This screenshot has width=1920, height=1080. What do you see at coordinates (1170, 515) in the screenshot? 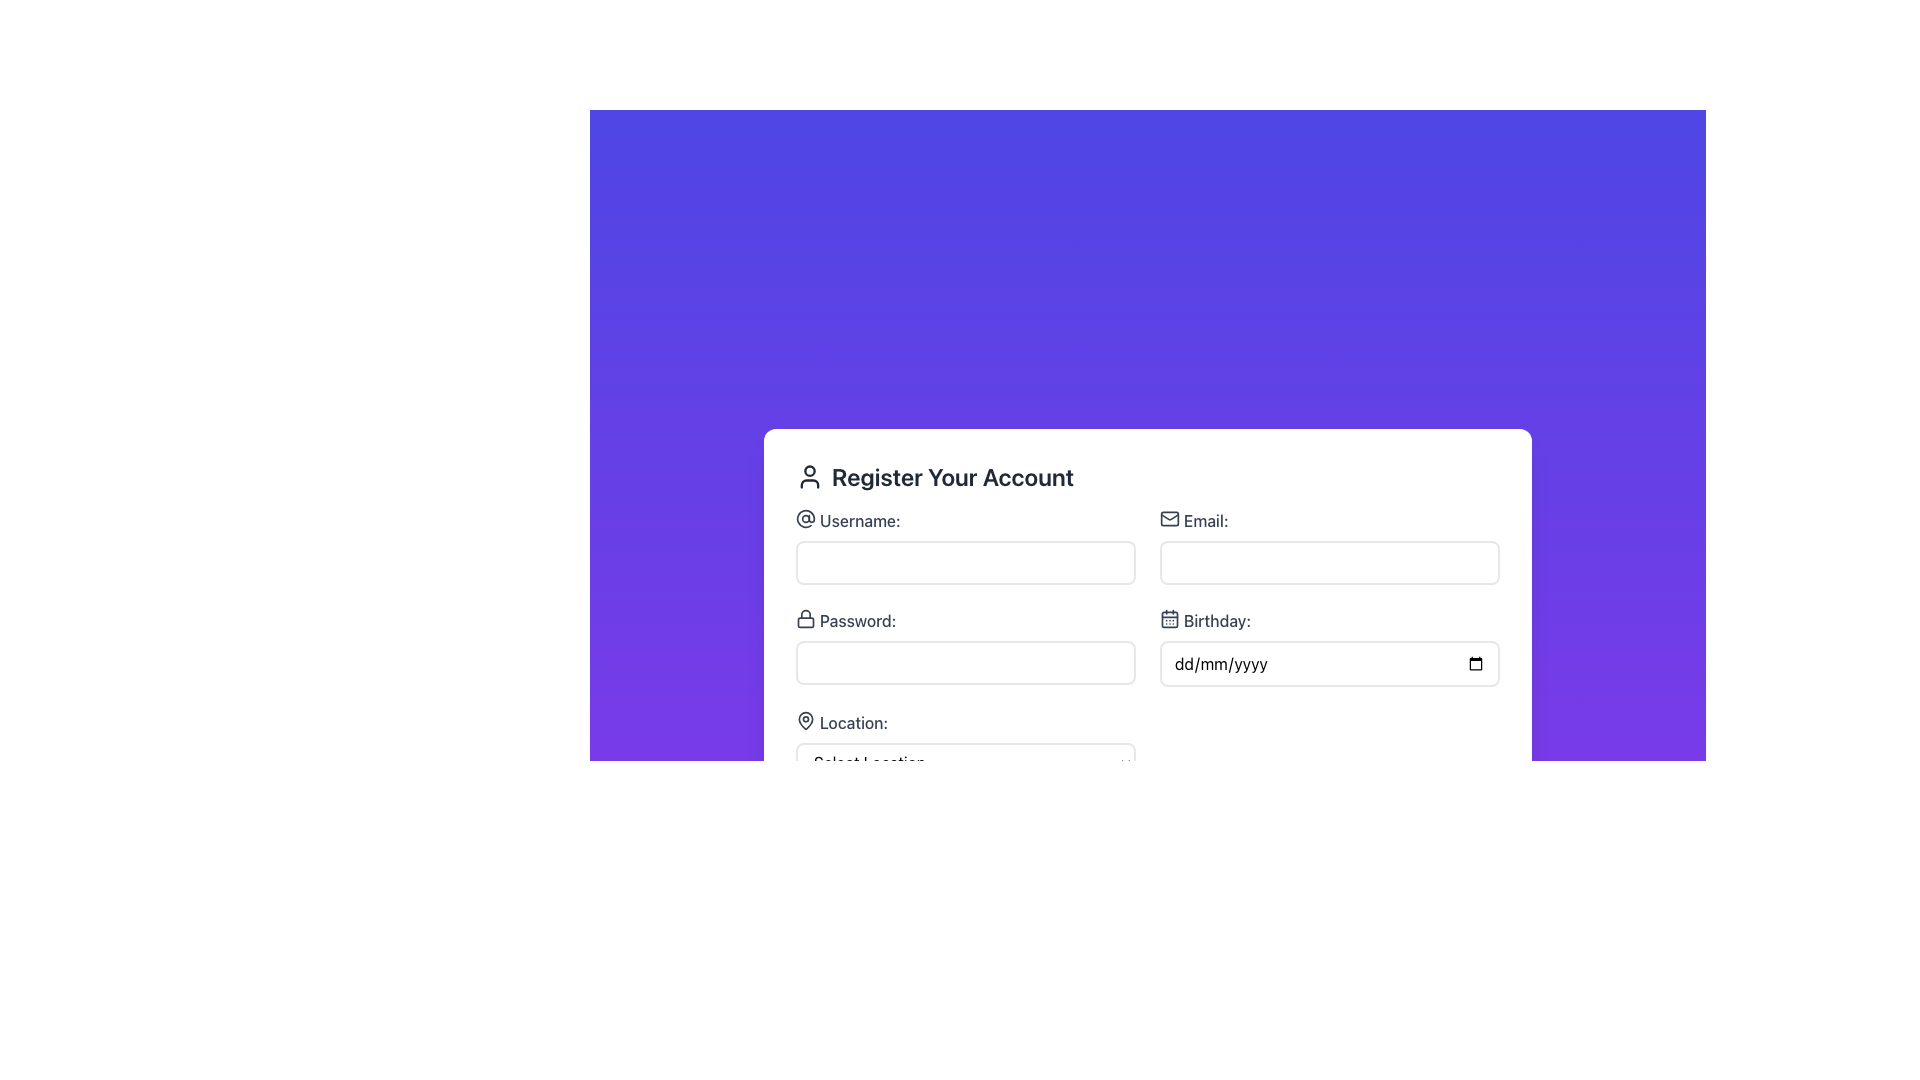
I see `the envelope flap icon of the email field to indicate its functionality` at bounding box center [1170, 515].